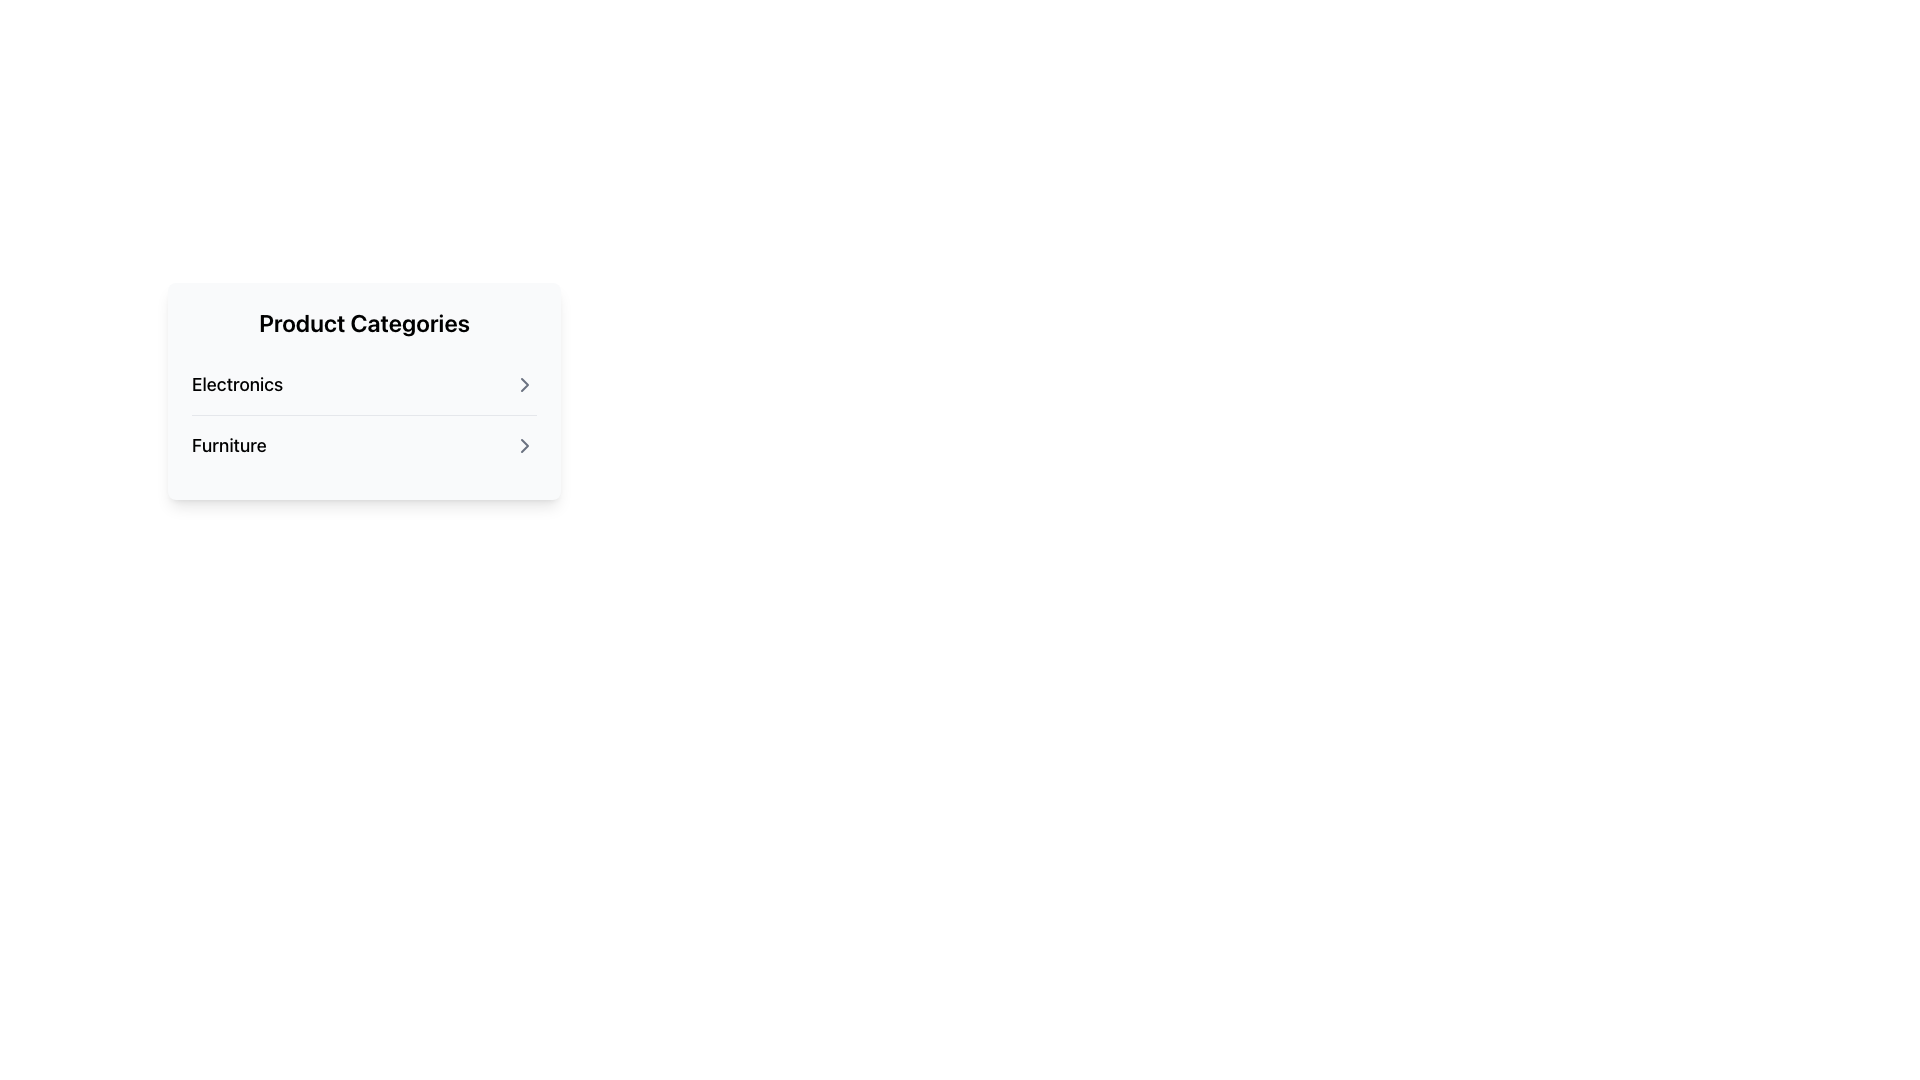 The height and width of the screenshot is (1080, 1920). I want to click on the 'Electronics' category button located in the vertical list under 'Product Categories', so click(364, 385).